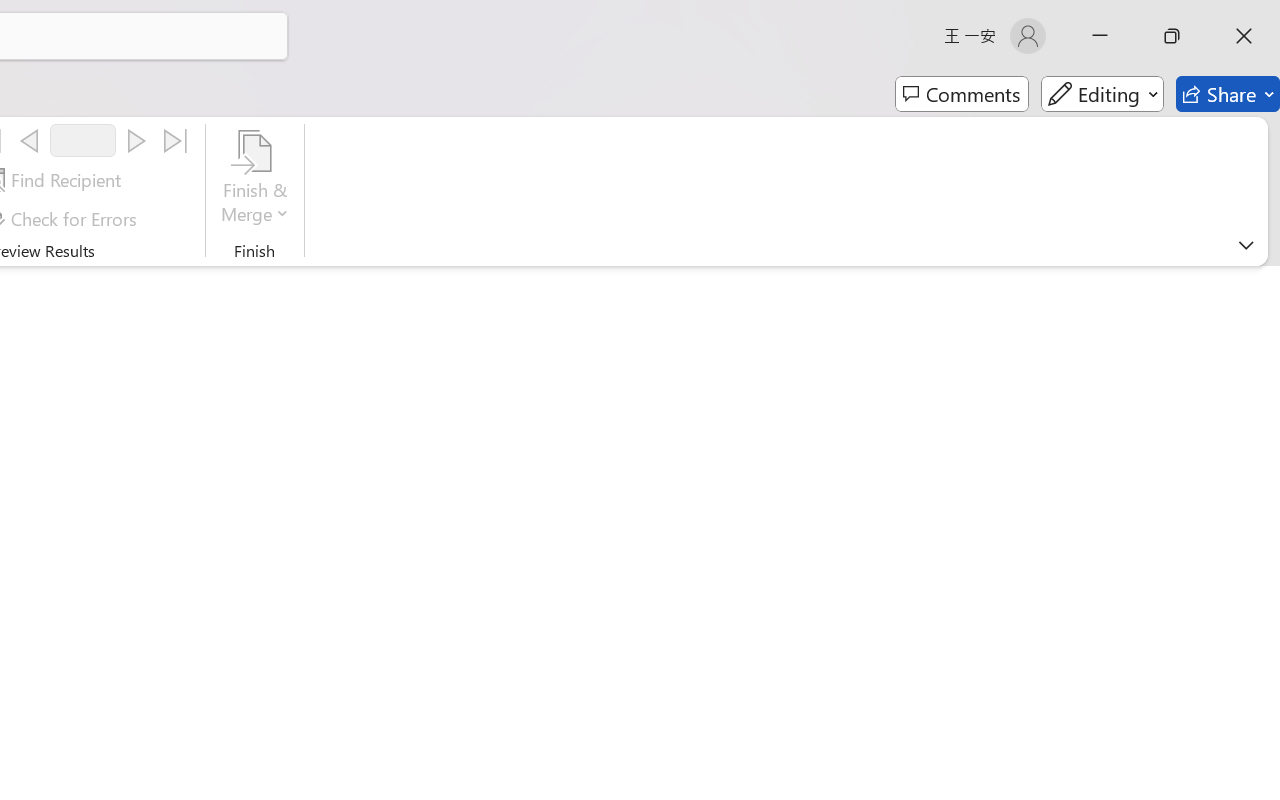  I want to click on 'Comments', so click(961, 94).